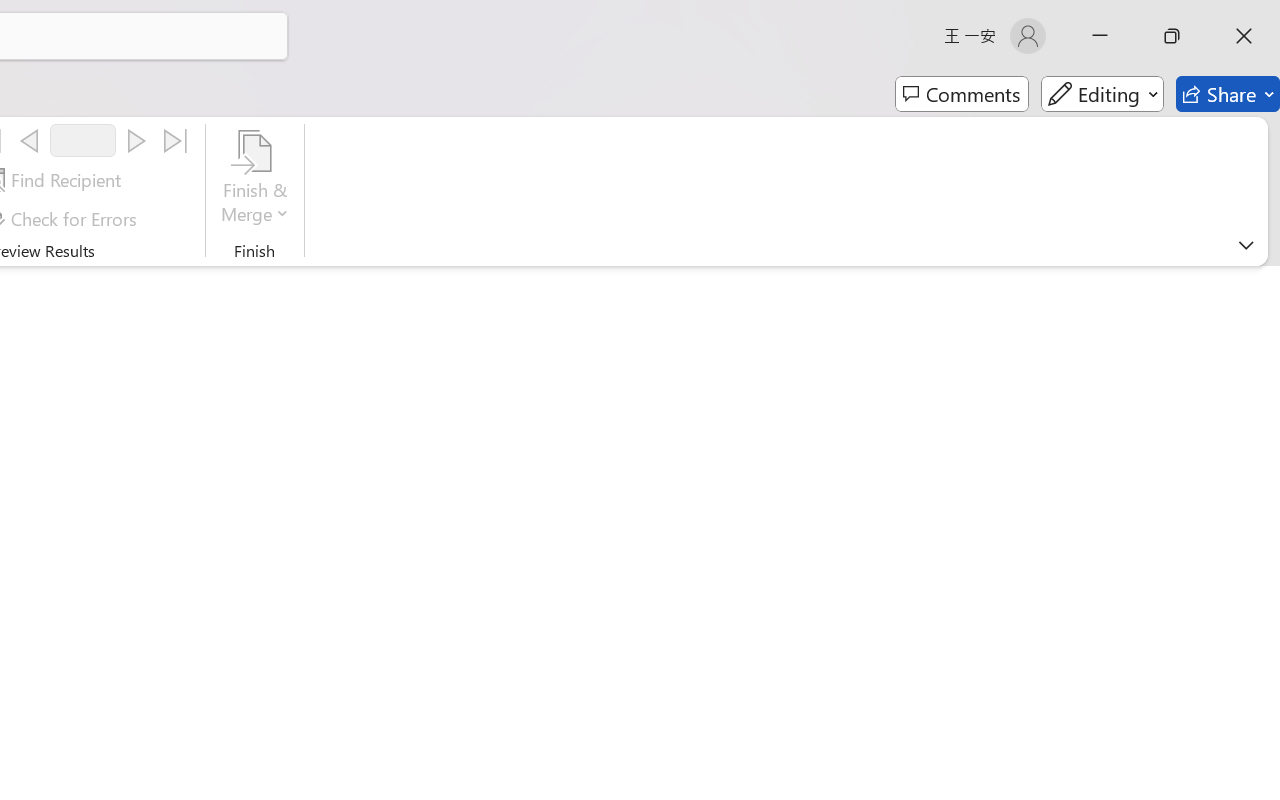  I want to click on 'Comments', so click(961, 94).